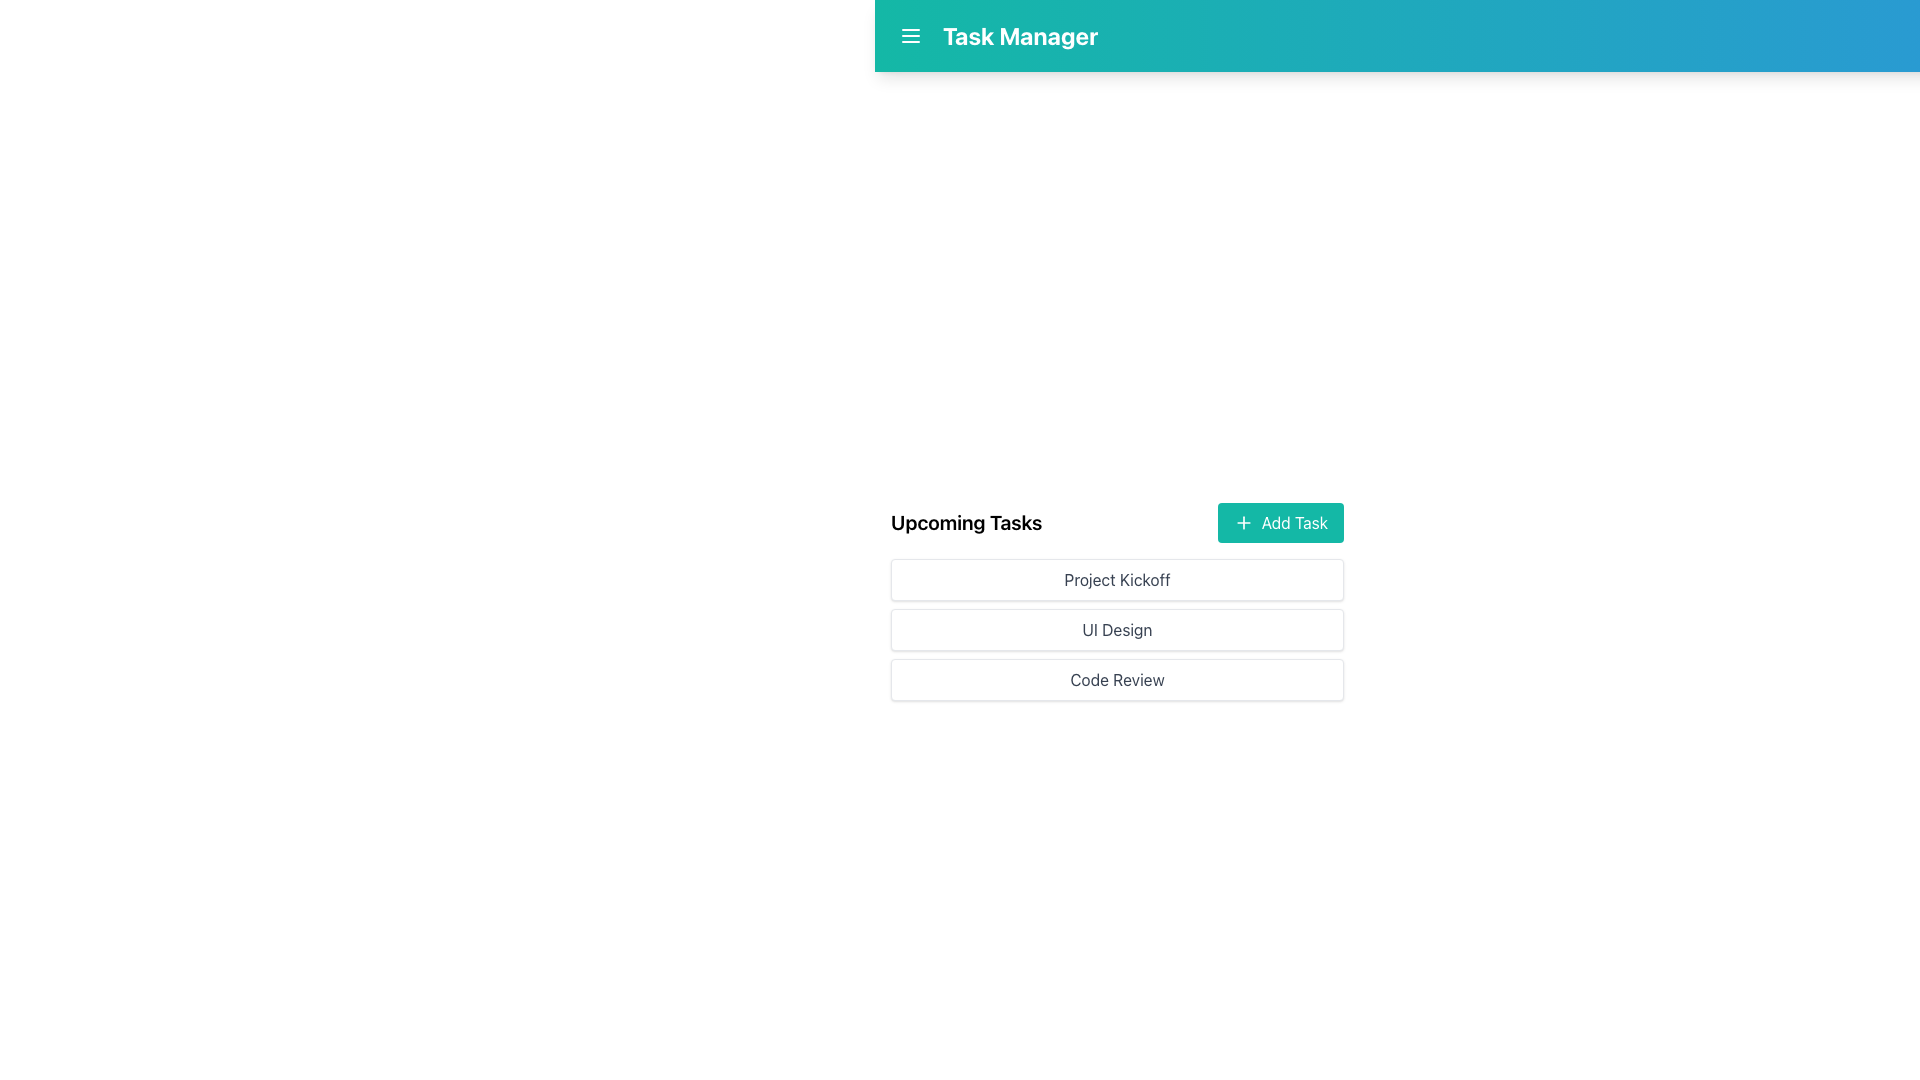  I want to click on the menu icon button located in the top-left corner of the page, adjacent to the text 'Task Manager', so click(910, 35).